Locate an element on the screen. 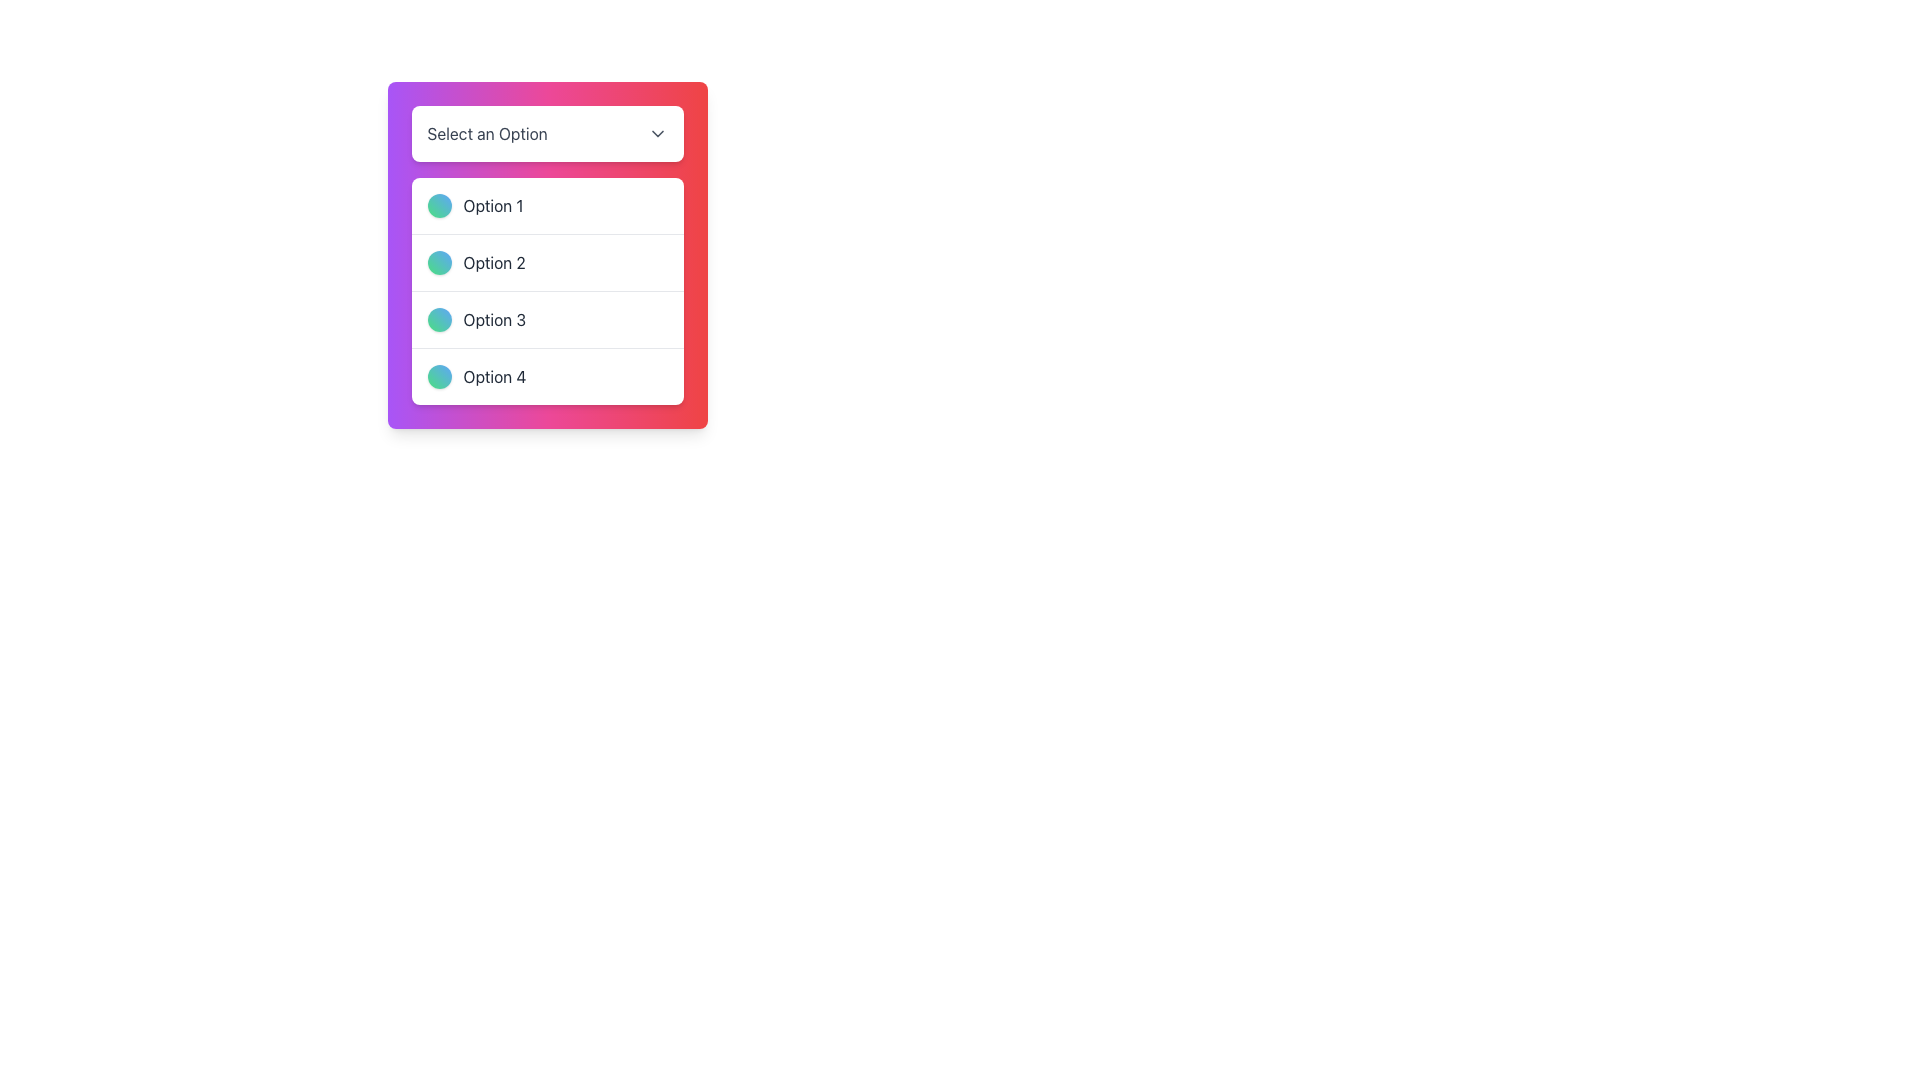  the Circular UI decoration that serves as a symbolic visual marker for the menu option 'Option 1', which is positioned on the left side of the text label is located at coordinates (438, 205).